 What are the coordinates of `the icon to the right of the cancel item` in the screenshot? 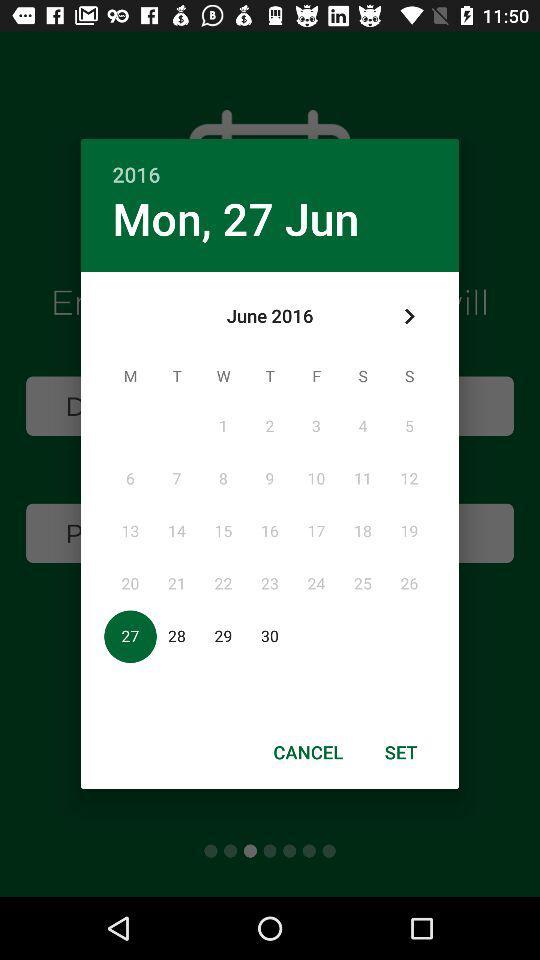 It's located at (401, 751).